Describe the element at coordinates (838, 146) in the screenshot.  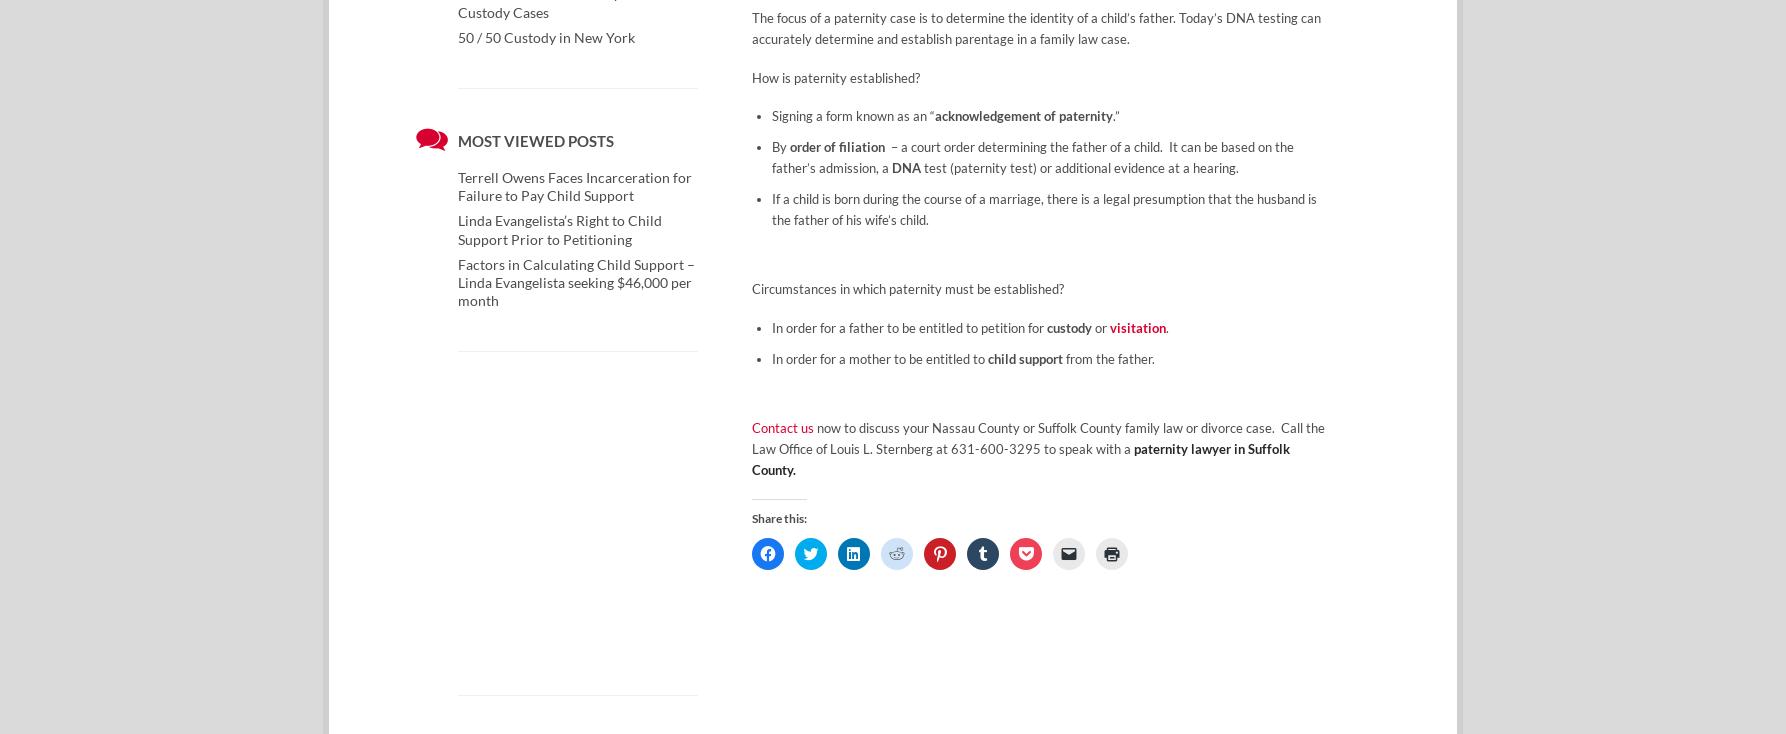
I see `'order of filiation'` at that location.